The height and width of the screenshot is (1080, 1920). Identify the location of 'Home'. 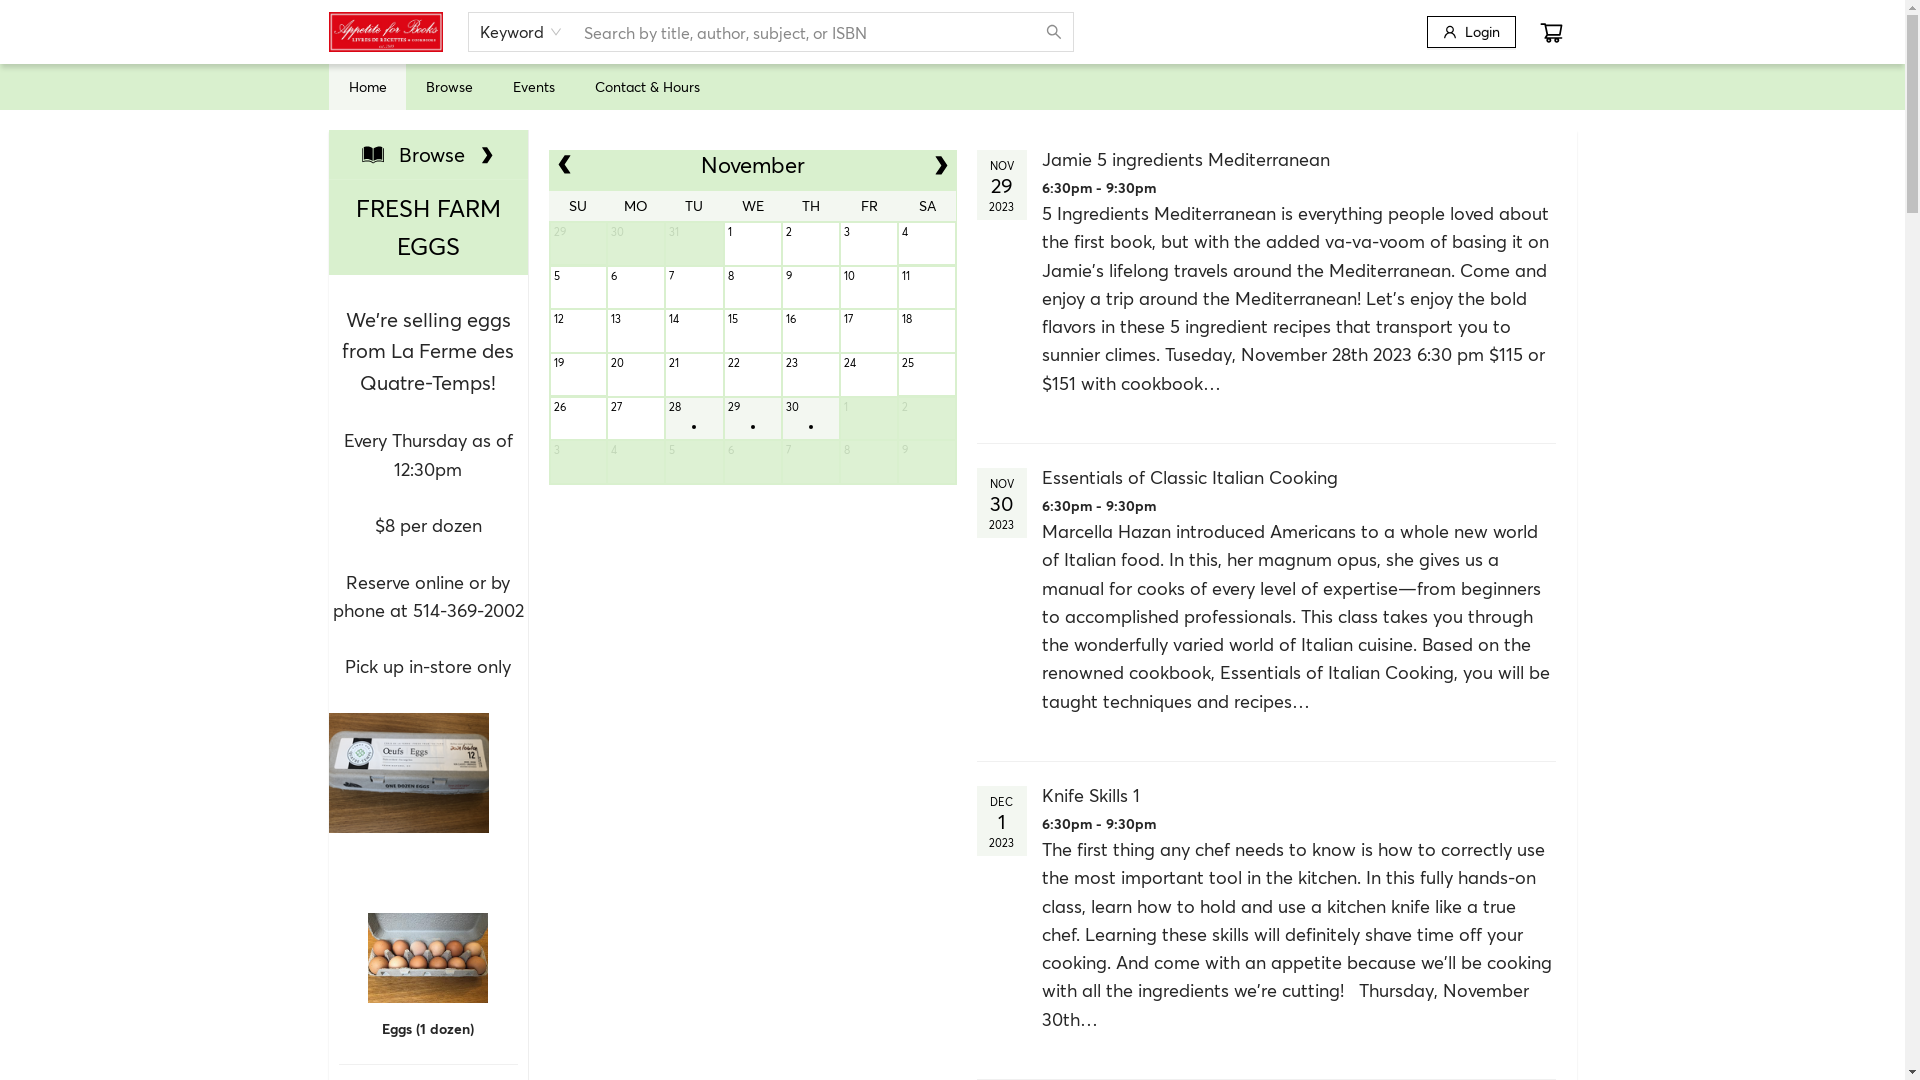
(366, 85).